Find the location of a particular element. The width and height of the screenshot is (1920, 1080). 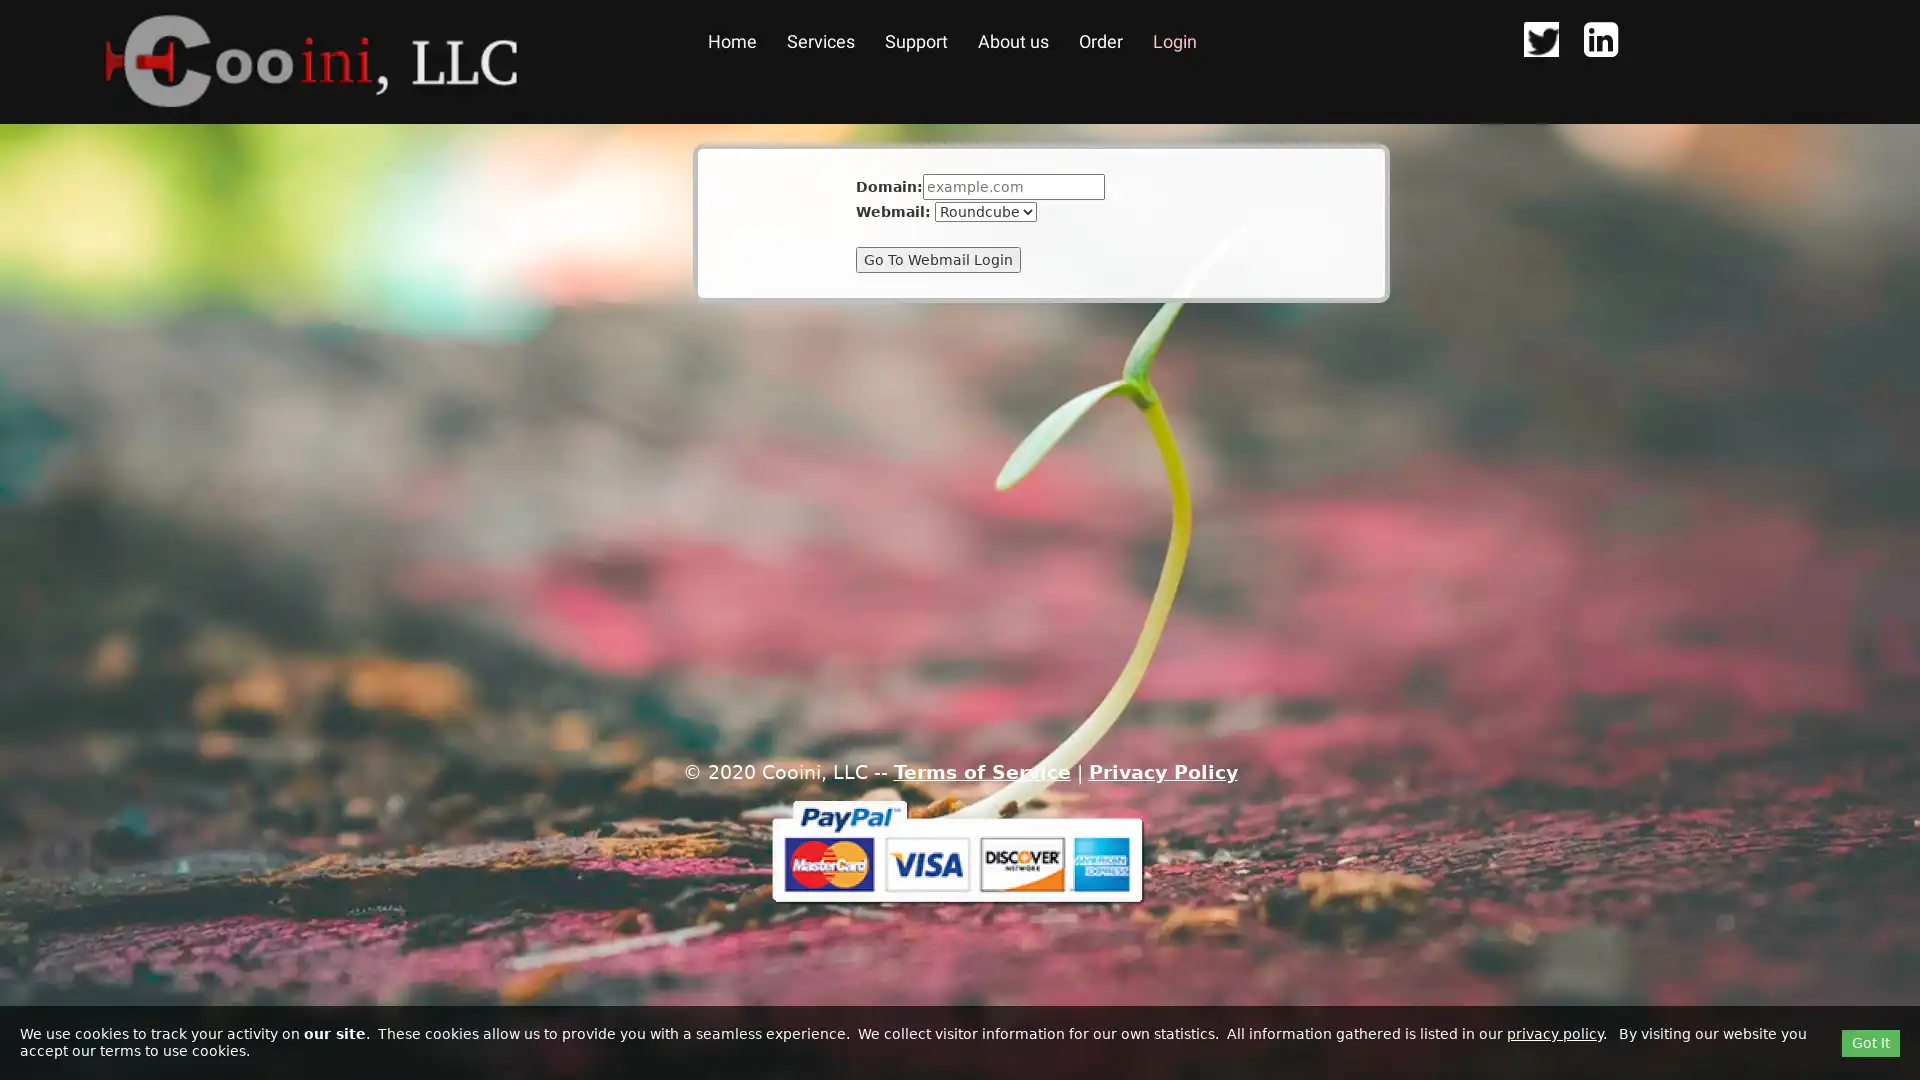

Got It is located at coordinates (1870, 1041).